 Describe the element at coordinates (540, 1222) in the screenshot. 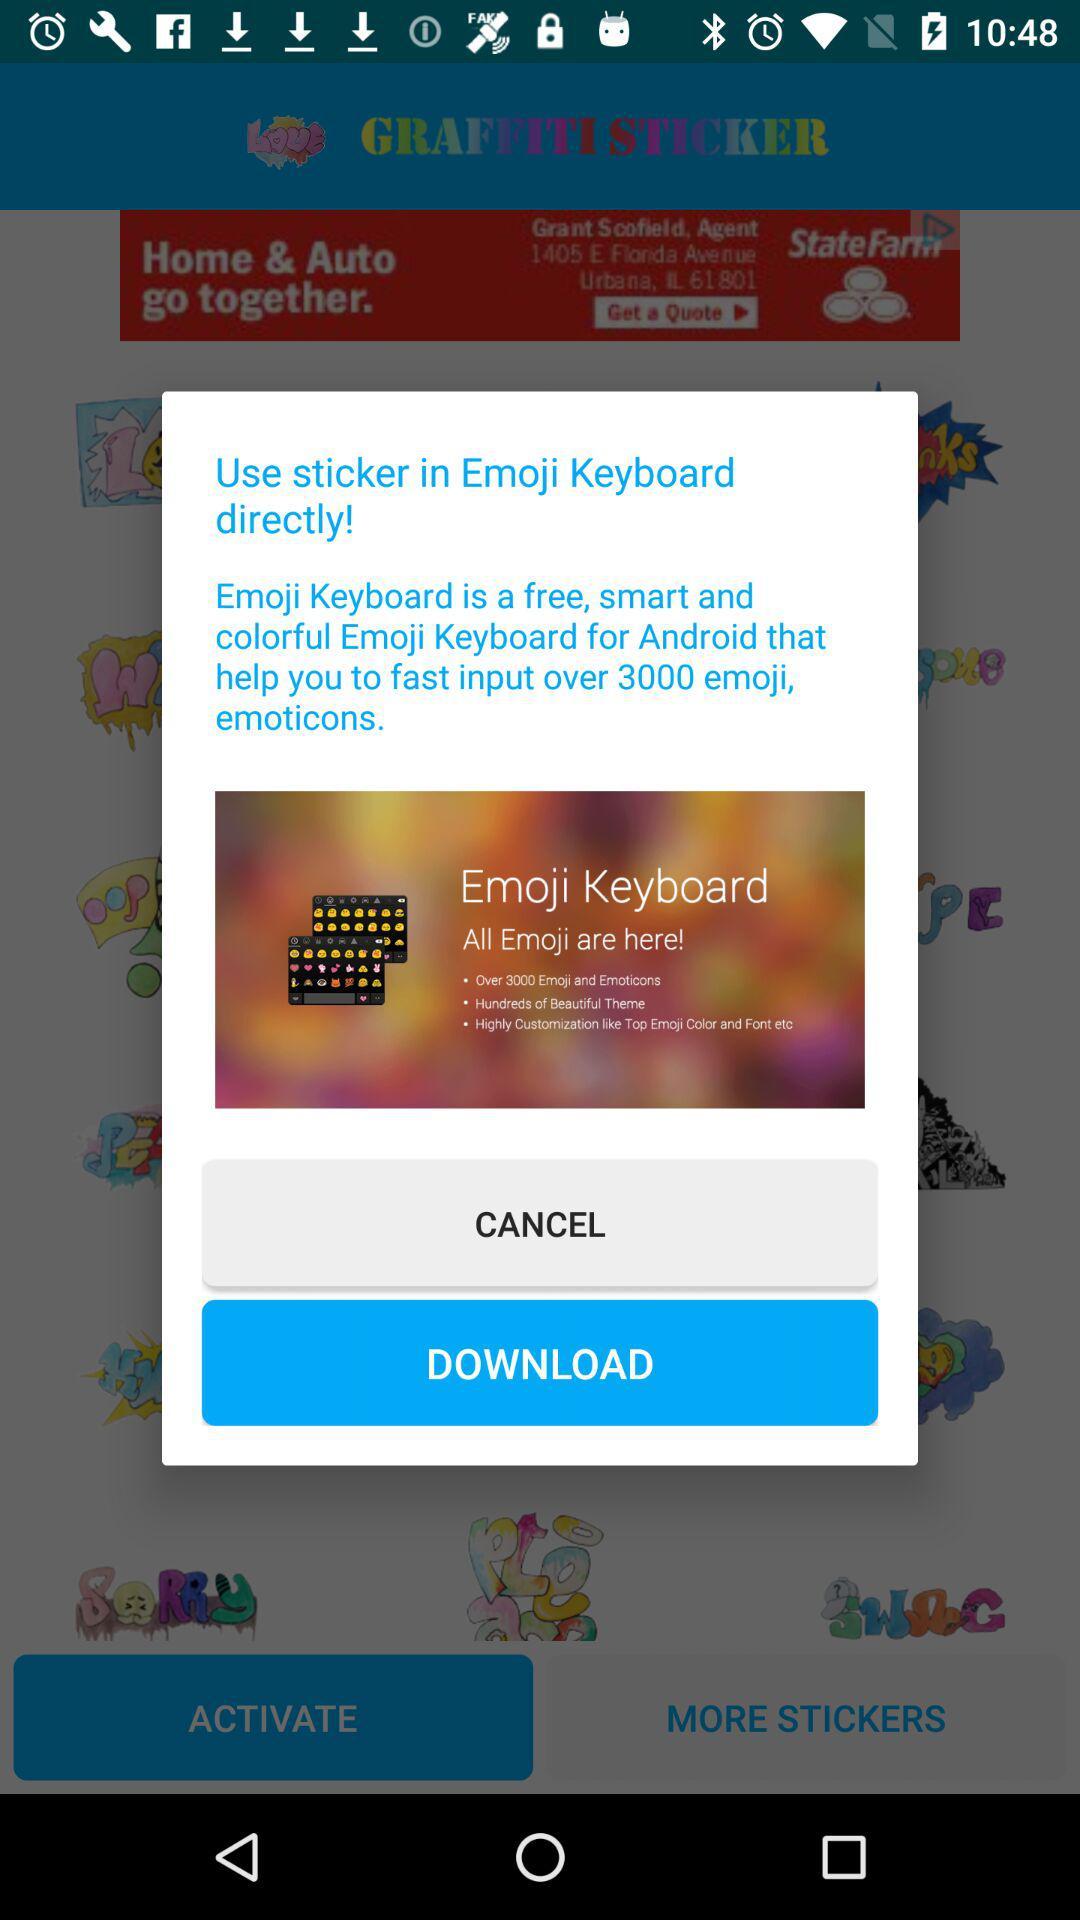

I see `cancel item` at that location.